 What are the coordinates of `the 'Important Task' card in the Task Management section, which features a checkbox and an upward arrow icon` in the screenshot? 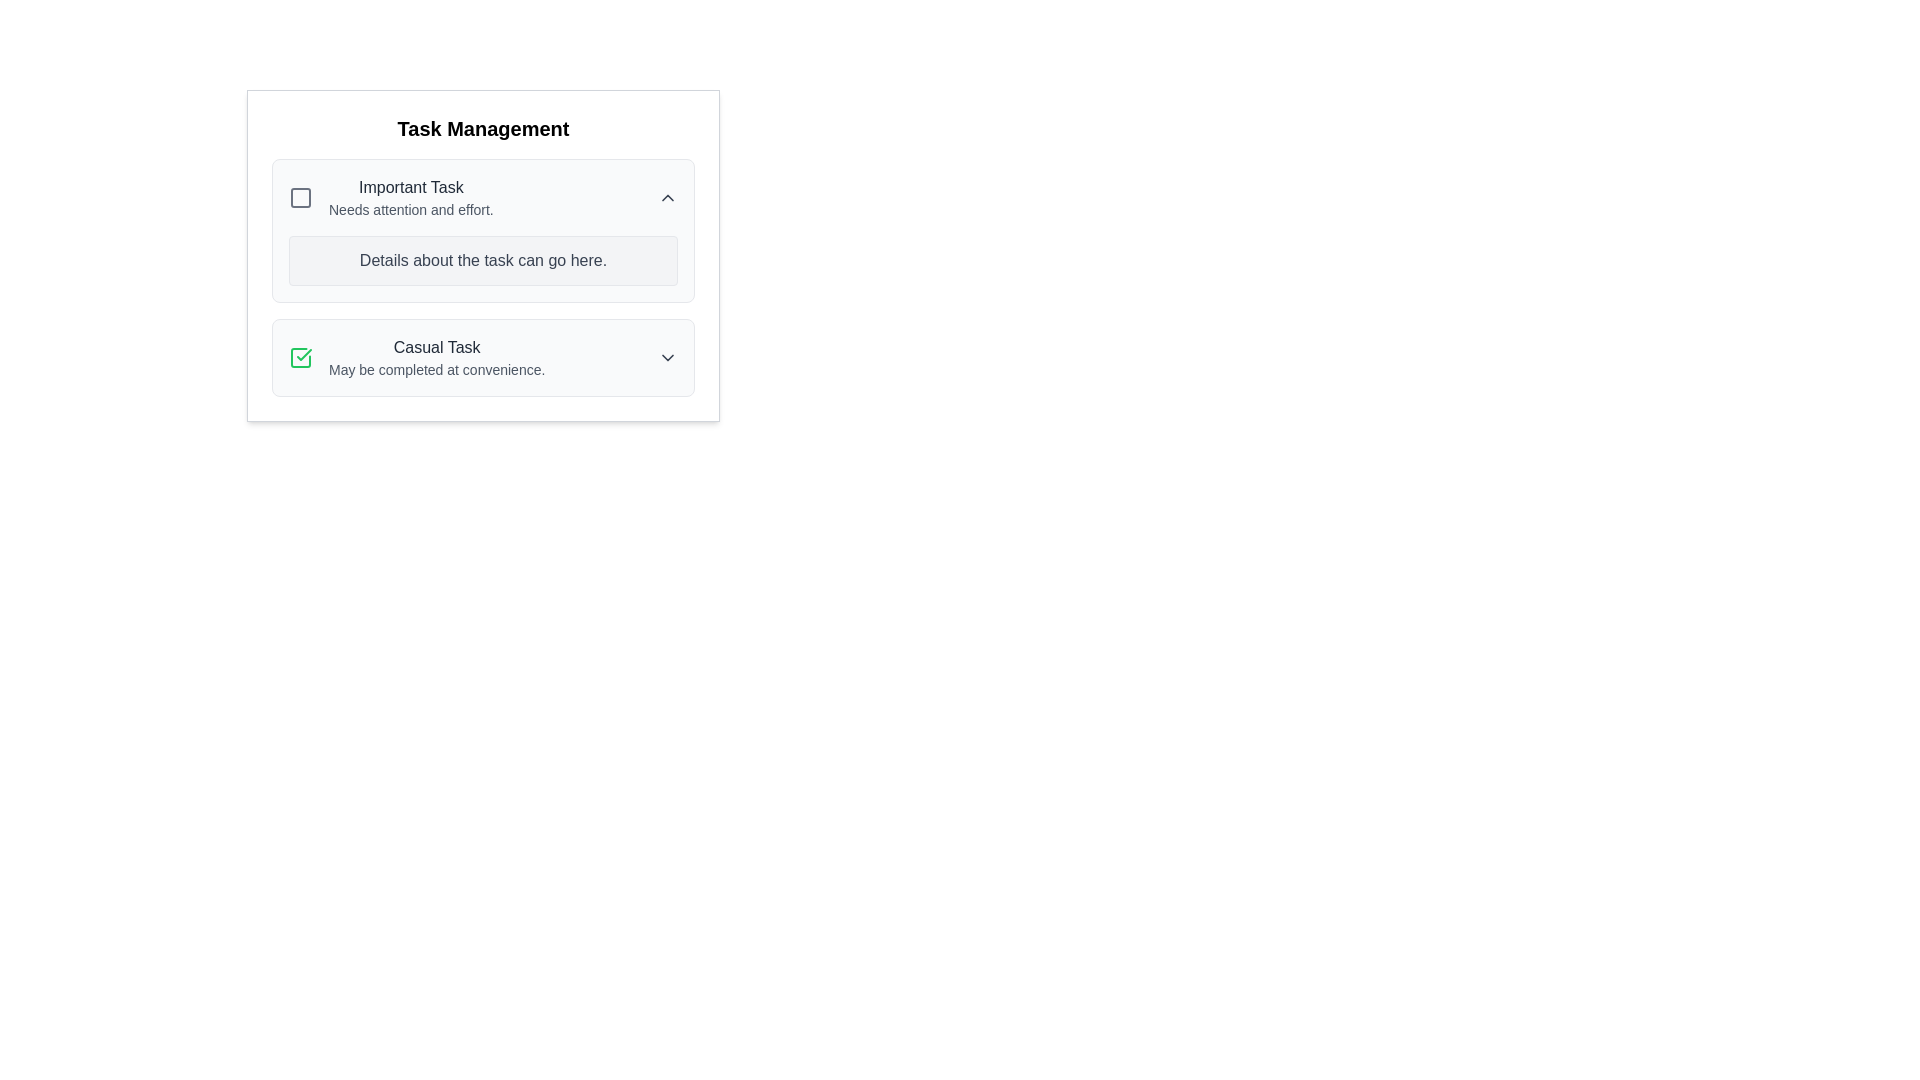 It's located at (483, 197).